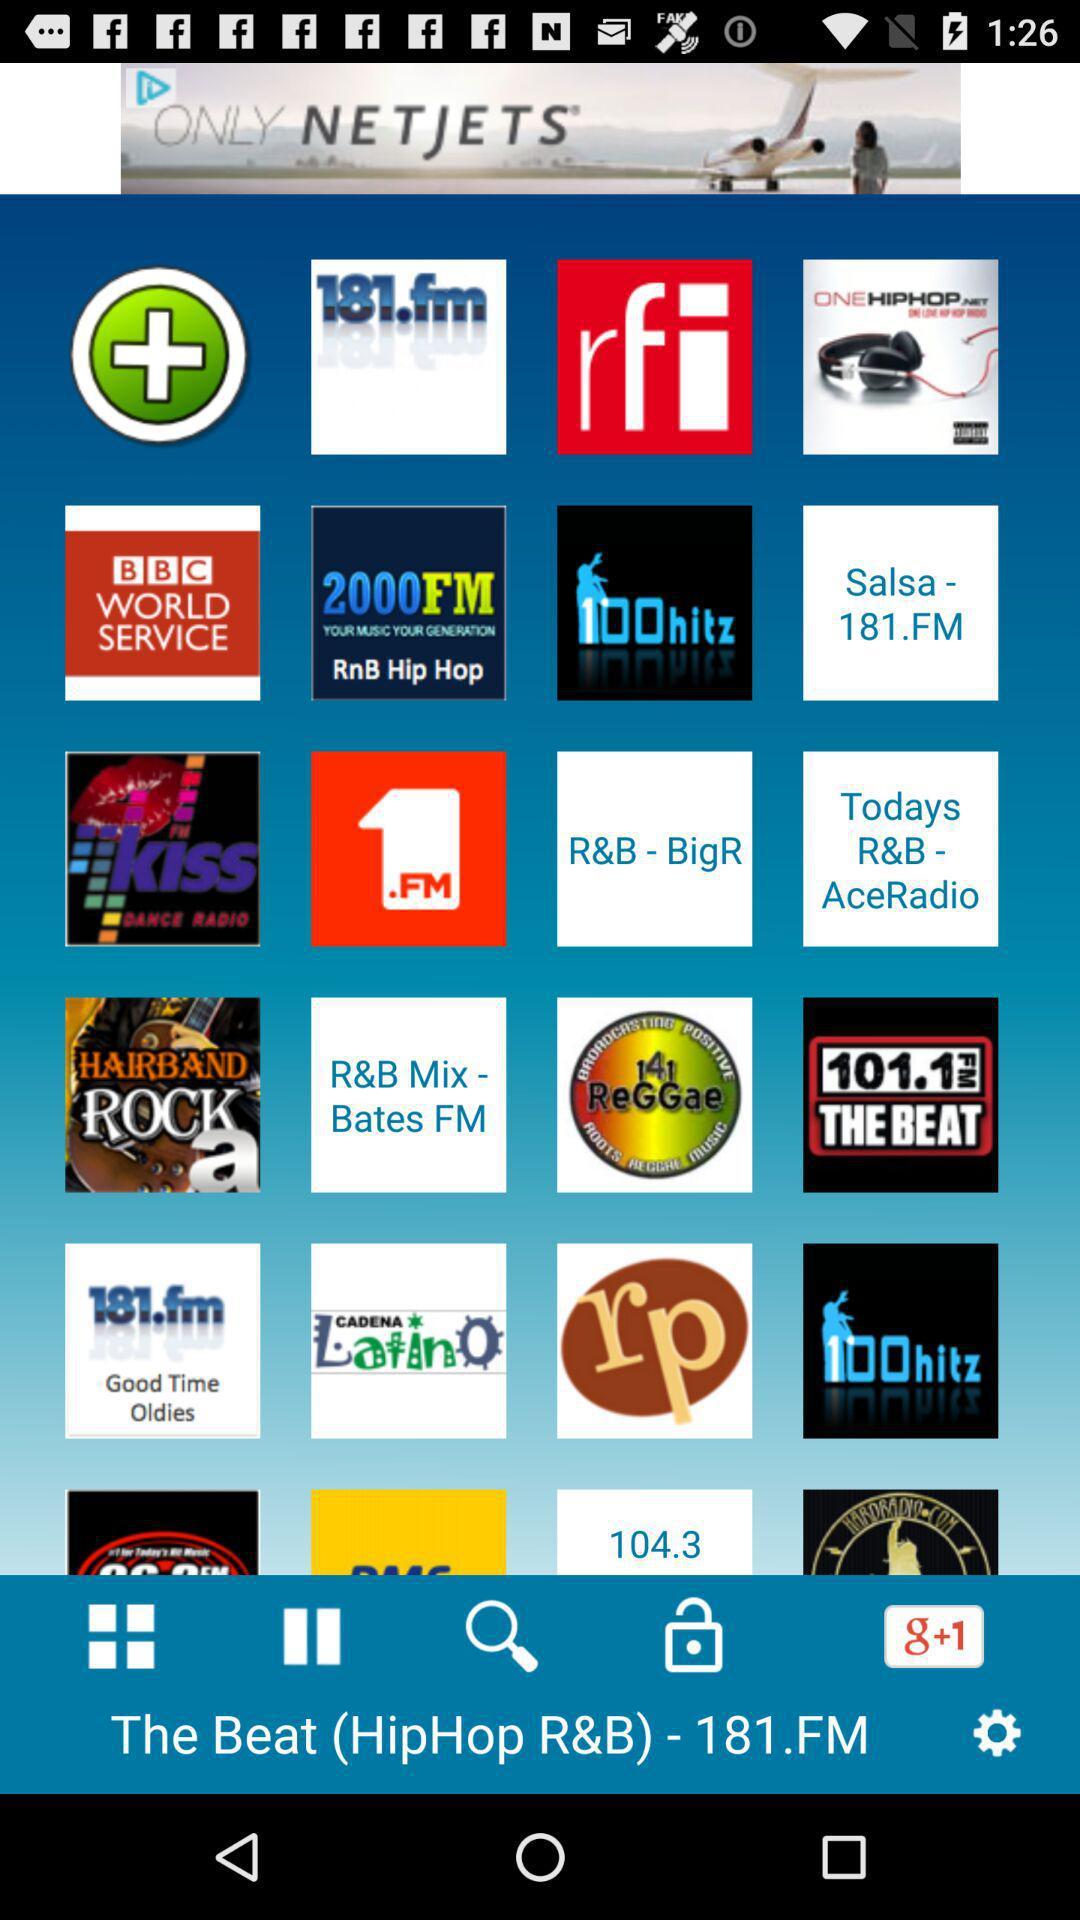  What do you see at coordinates (121, 1636) in the screenshot?
I see `display thumbnails` at bounding box center [121, 1636].